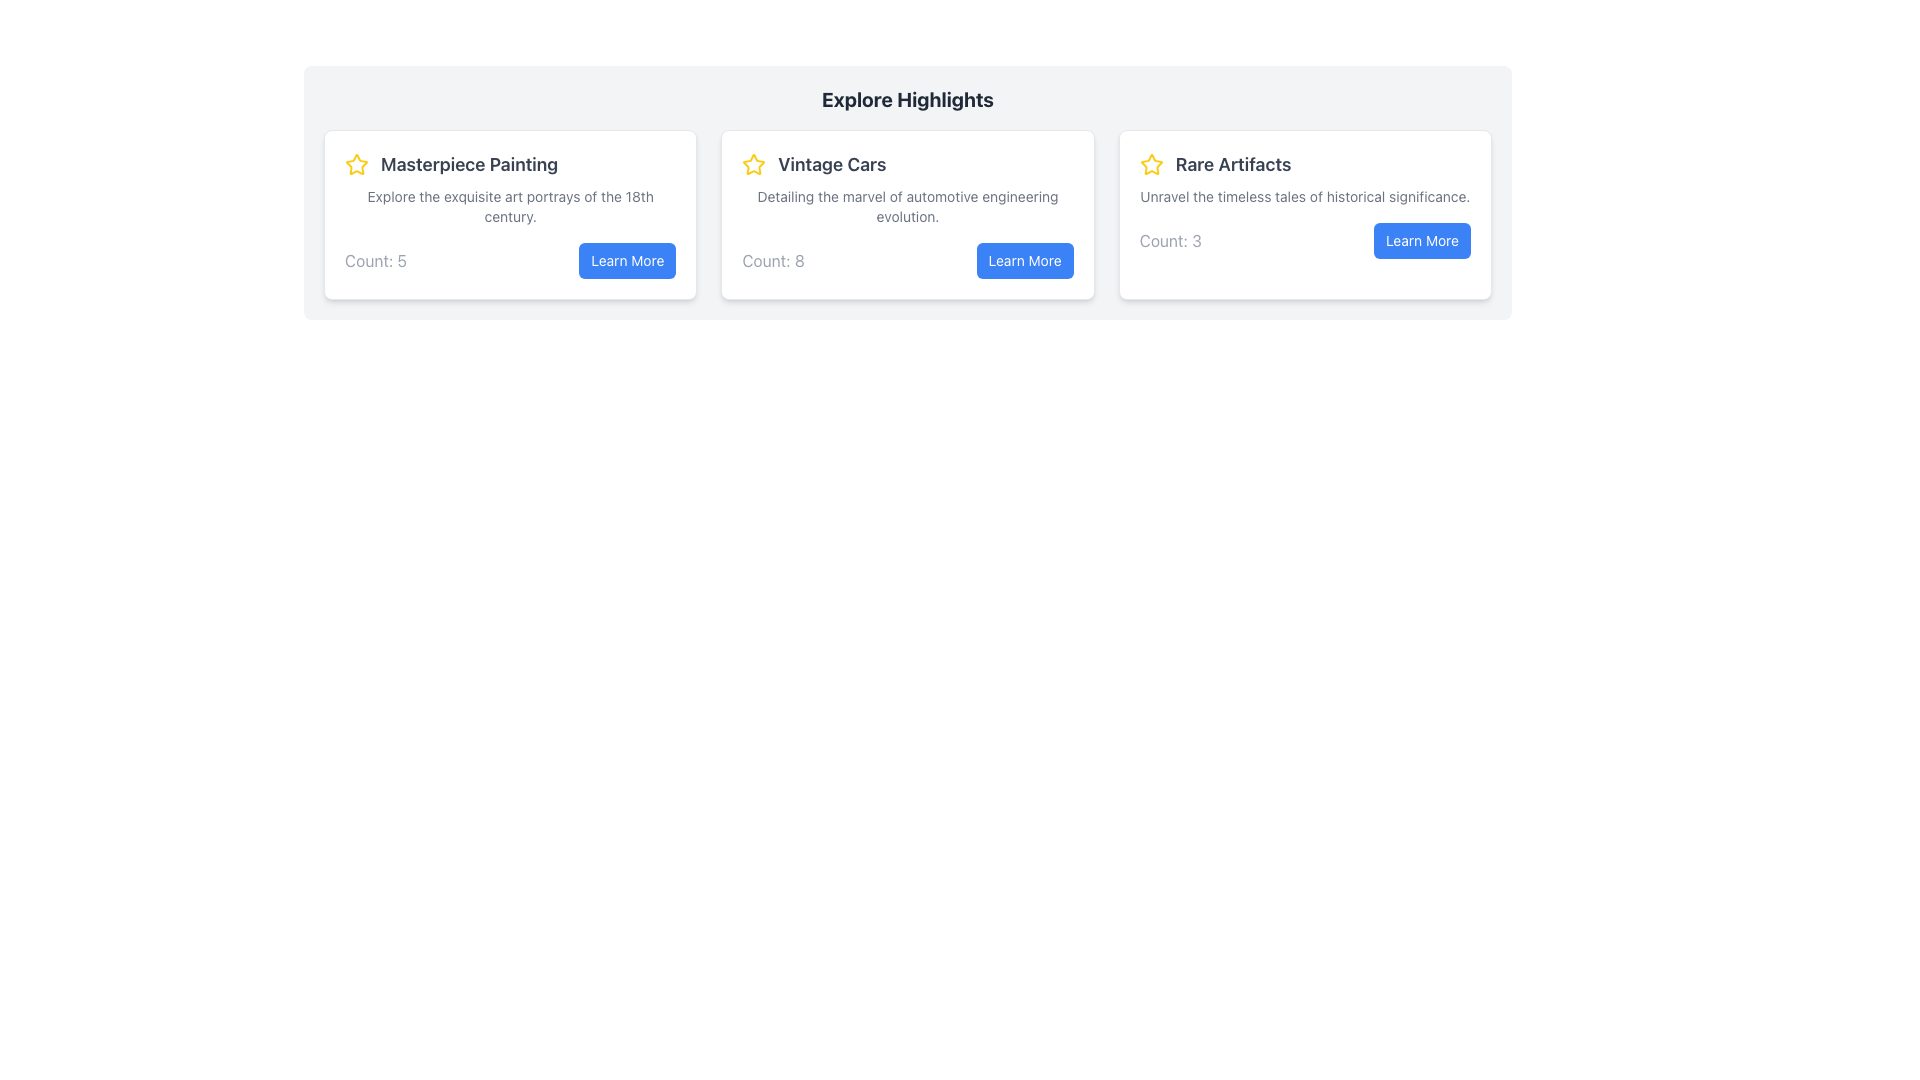 The height and width of the screenshot is (1080, 1920). Describe the element at coordinates (510, 207) in the screenshot. I see `the descriptive text element located at the center of the first card, which provides additional context for the title 'Masterpiece Painting'` at that location.